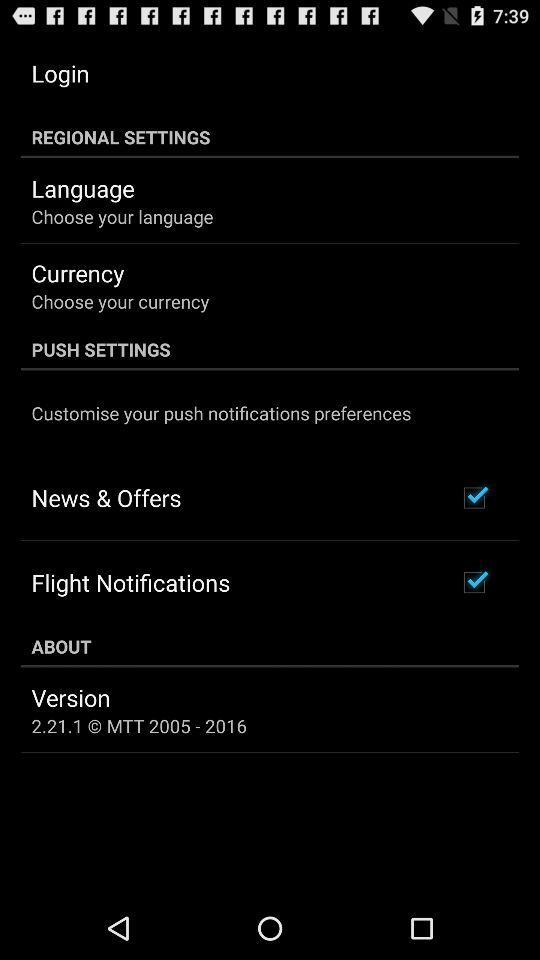  What do you see at coordinates (270, 645) in the screenshot?
I see `about` at bounding box center [270, 645].